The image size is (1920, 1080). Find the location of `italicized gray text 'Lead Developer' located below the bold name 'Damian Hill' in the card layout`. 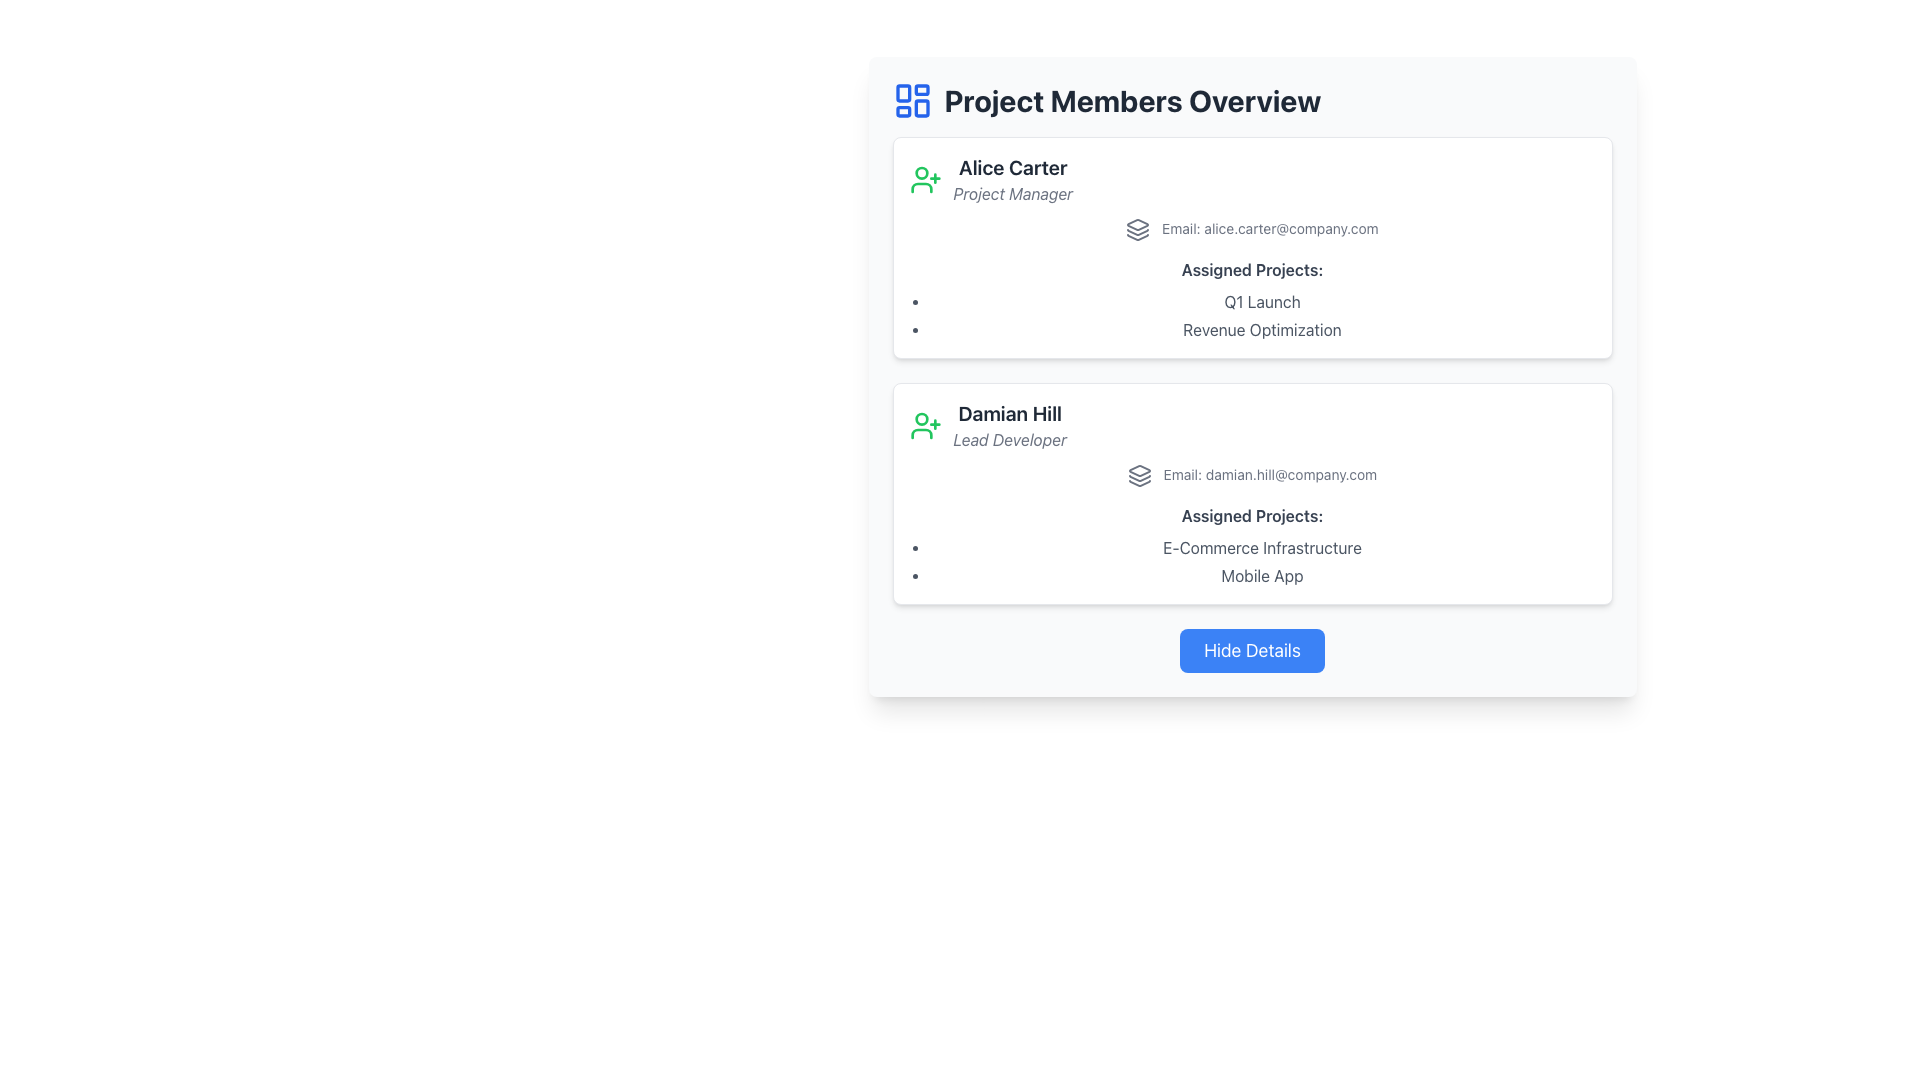

italicized gray text 'Lead Developer' located below the bold name 'Damian Hill' in the card layout is located at coordinates (1010, 438).